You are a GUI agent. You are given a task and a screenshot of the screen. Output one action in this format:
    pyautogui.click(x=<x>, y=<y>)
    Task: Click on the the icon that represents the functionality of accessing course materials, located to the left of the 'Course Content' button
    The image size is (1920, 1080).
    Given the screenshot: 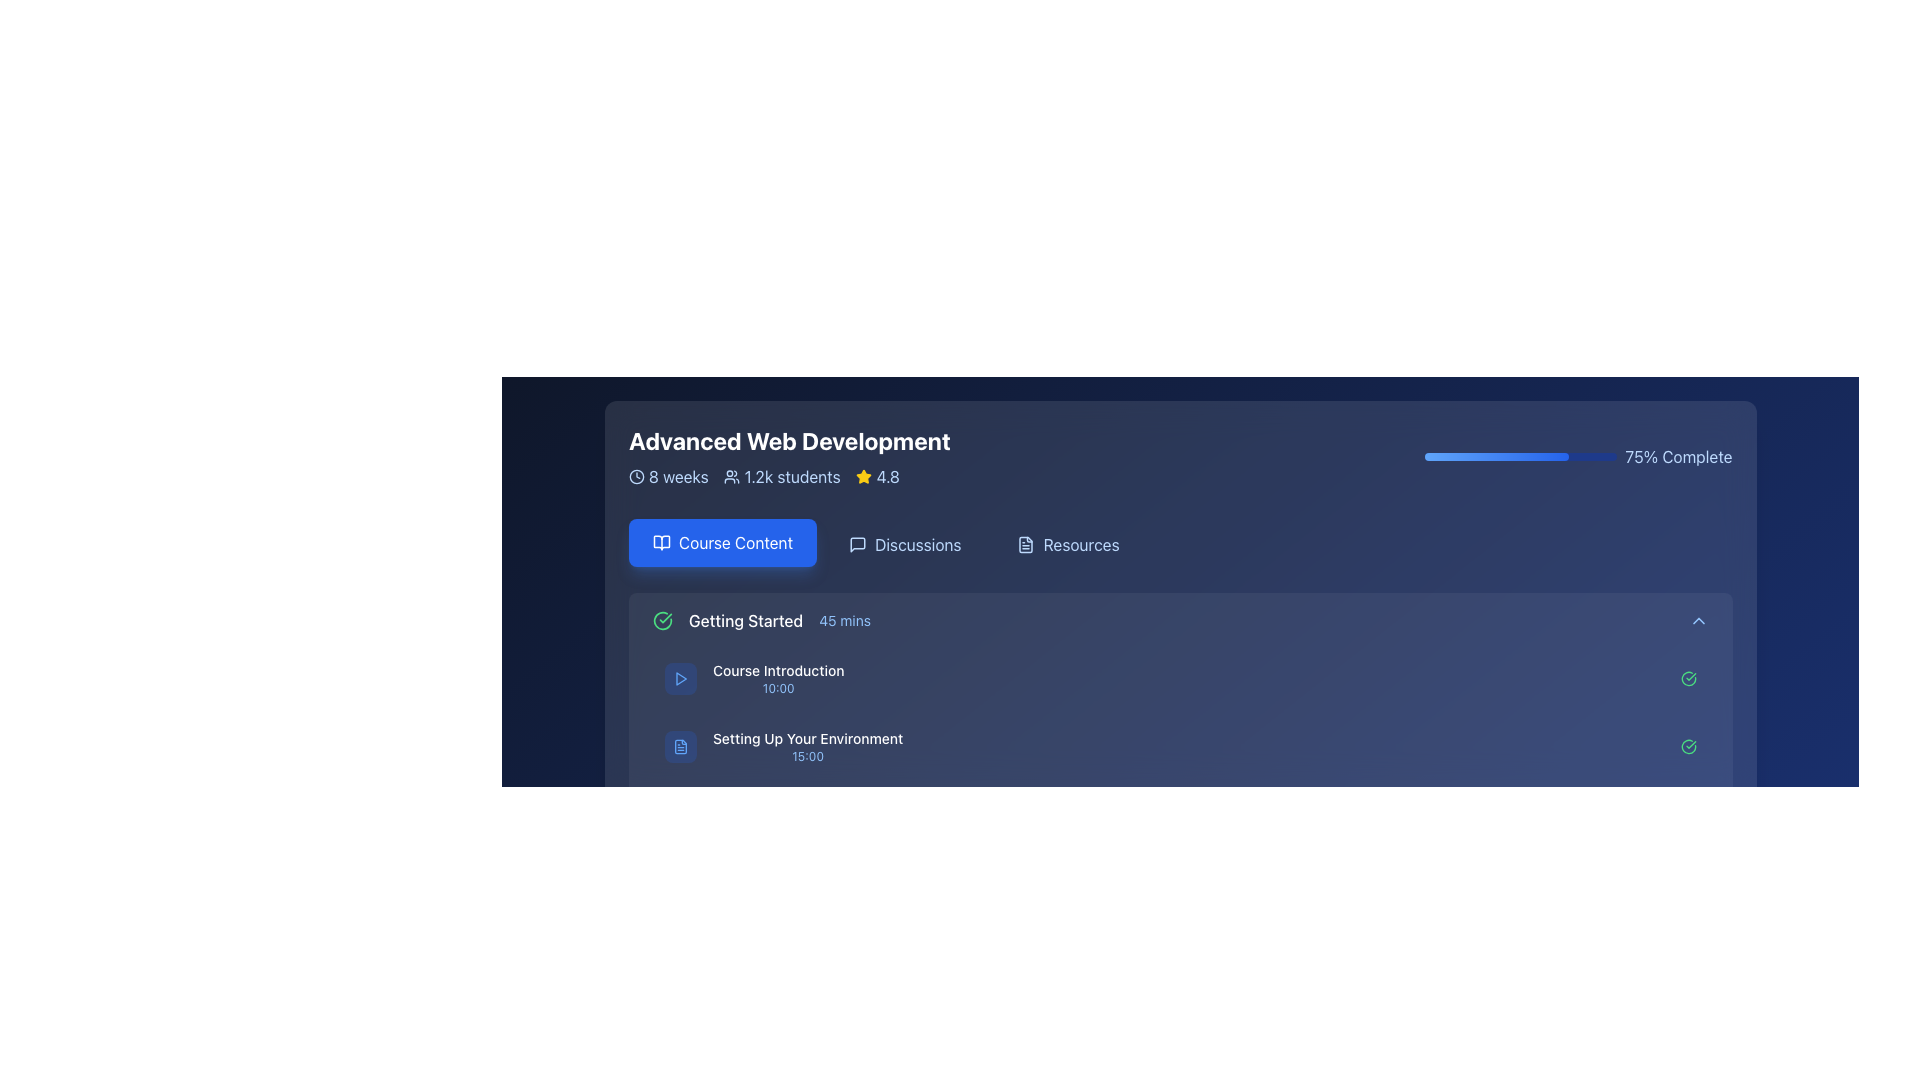 What is the action you would take?
    pyautogui.click(x=661, y=543)
    